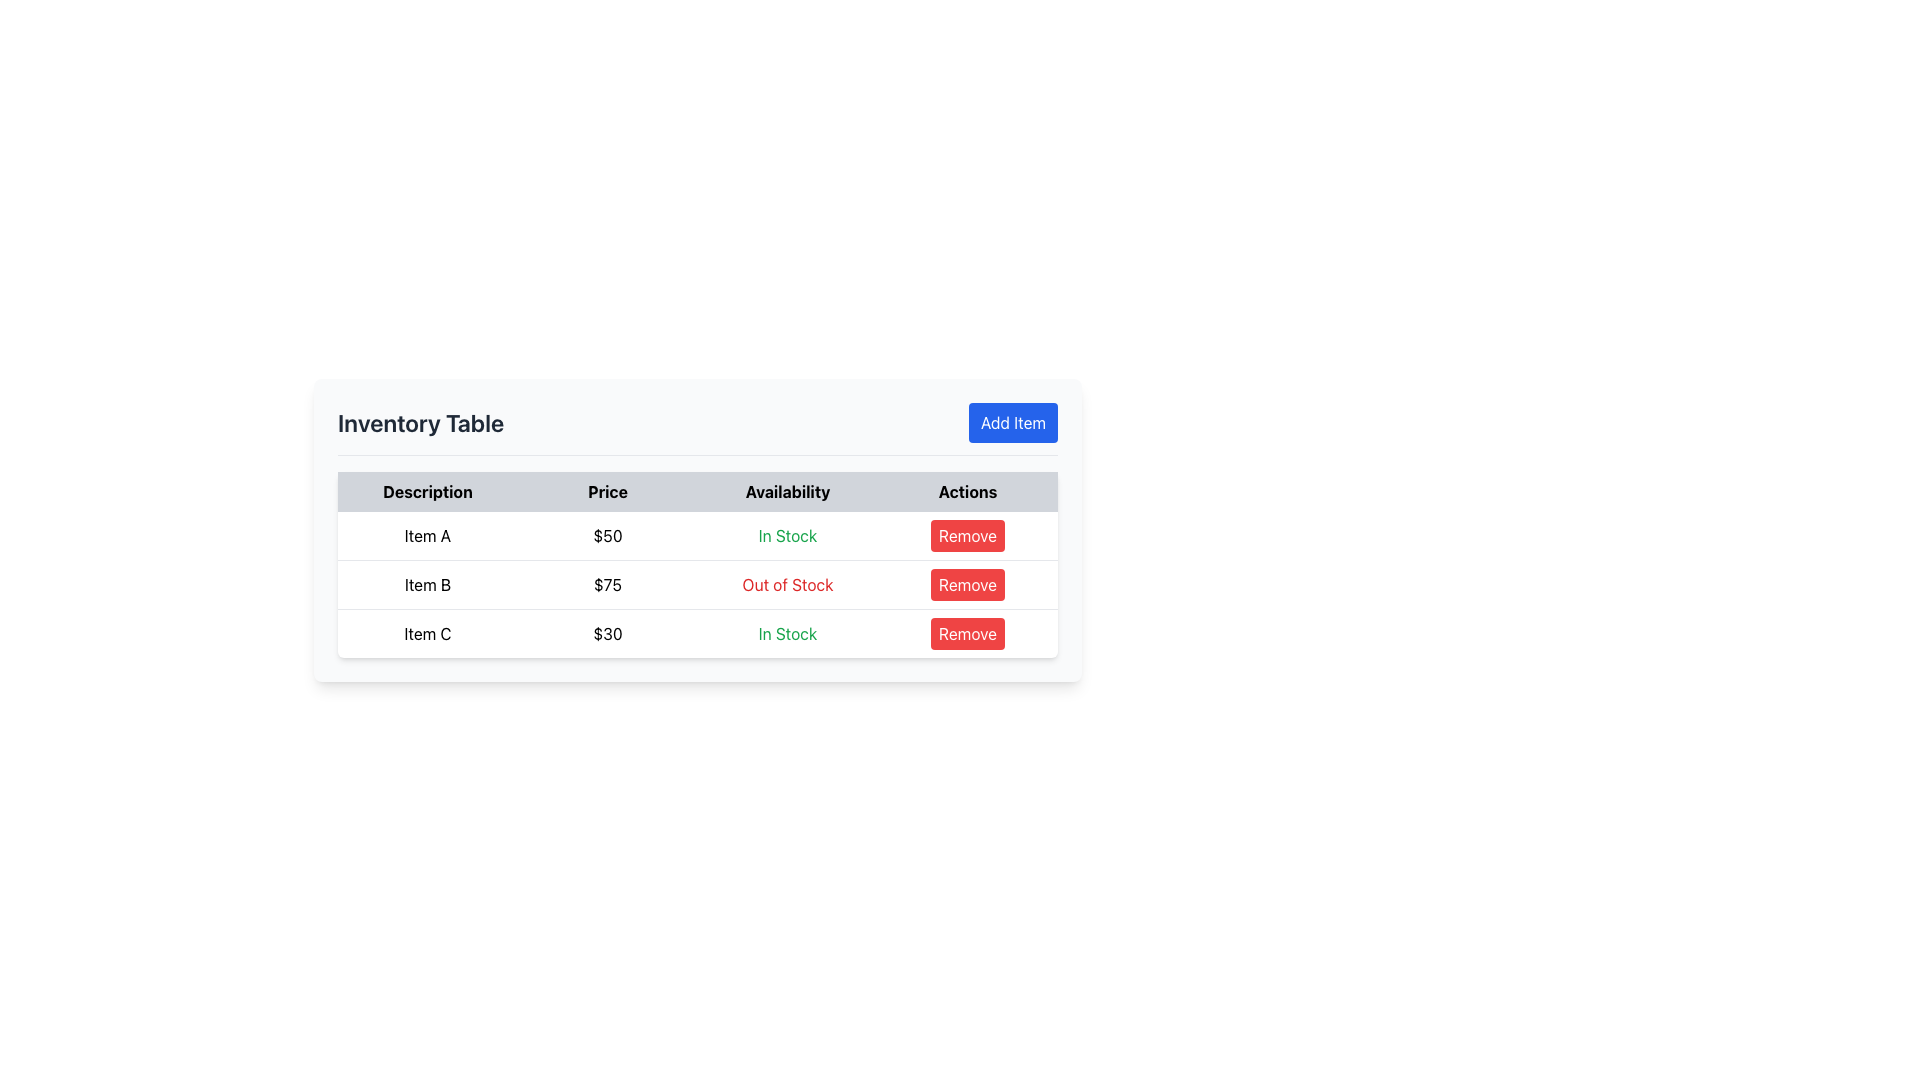 The width and height of the screenshot is (1920, 1080). I want to click on the Text Label in the third row of the 'Description' column, which displays the name or identifier of an item in the inventory list, located above '$30' and to the left of 'In Stock', so click(426, 632).